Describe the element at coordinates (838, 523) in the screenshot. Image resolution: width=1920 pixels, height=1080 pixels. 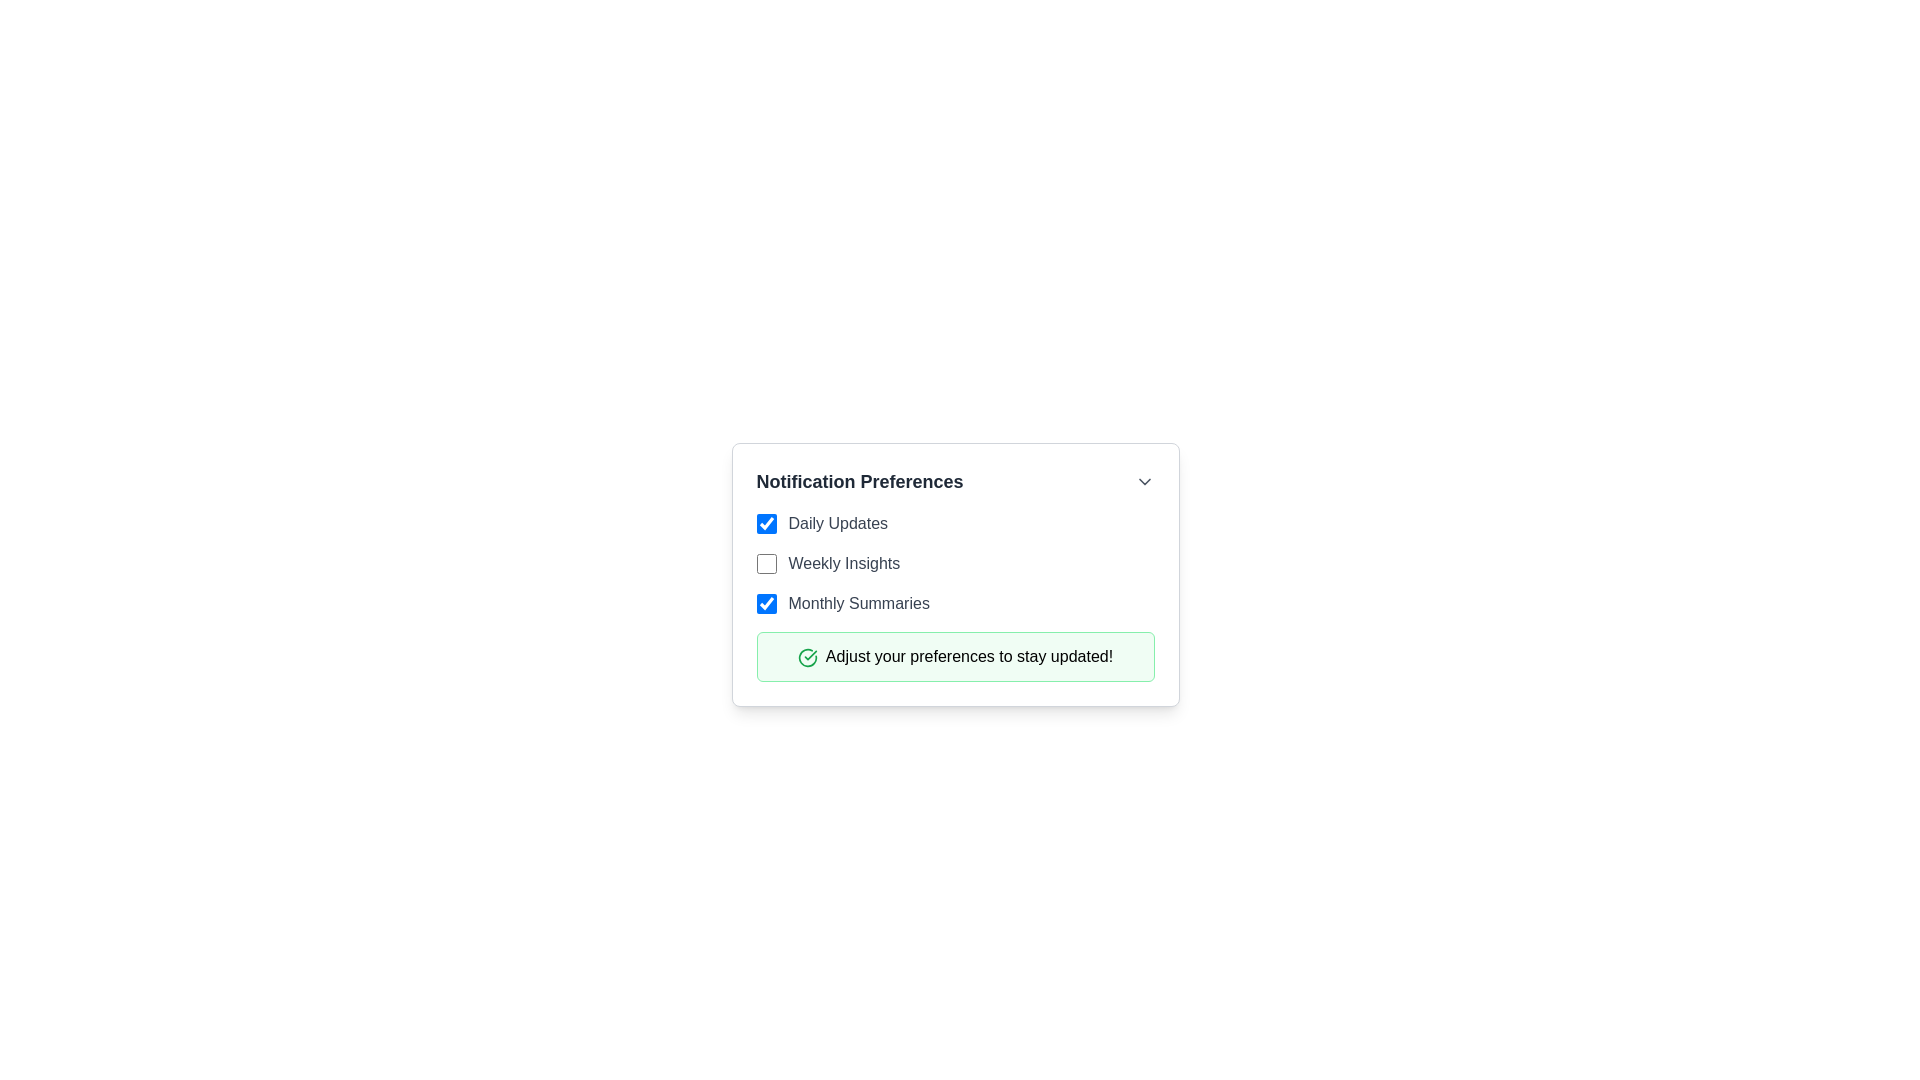
I see `label text 'Daily Updates' which is displayed in dark gray, located next to the first checkbox in the 'Notification Preferences' section` at that location.